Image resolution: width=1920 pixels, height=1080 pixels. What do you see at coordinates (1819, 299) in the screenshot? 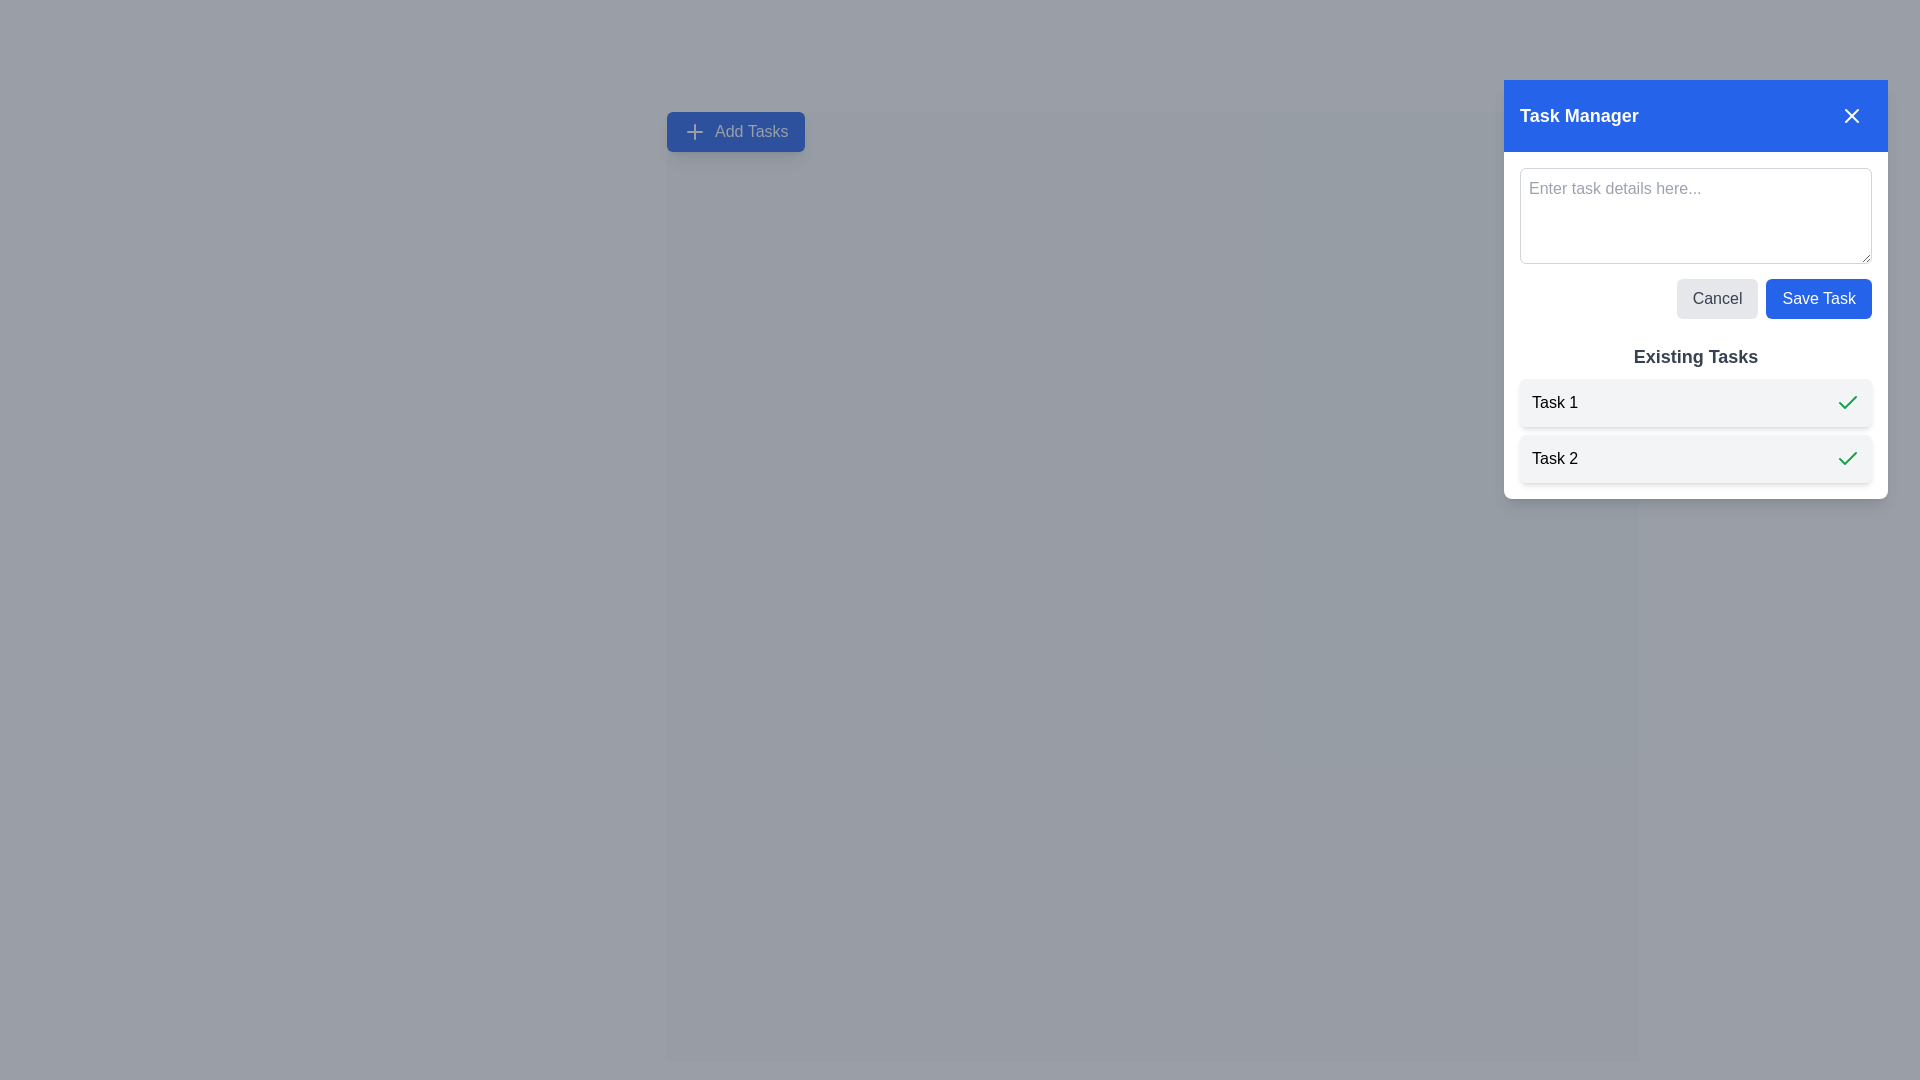
I see `the 'Save Task' button, which is a rectangular button with rounded corners and a blue background` at bounding box center [1819, 299].